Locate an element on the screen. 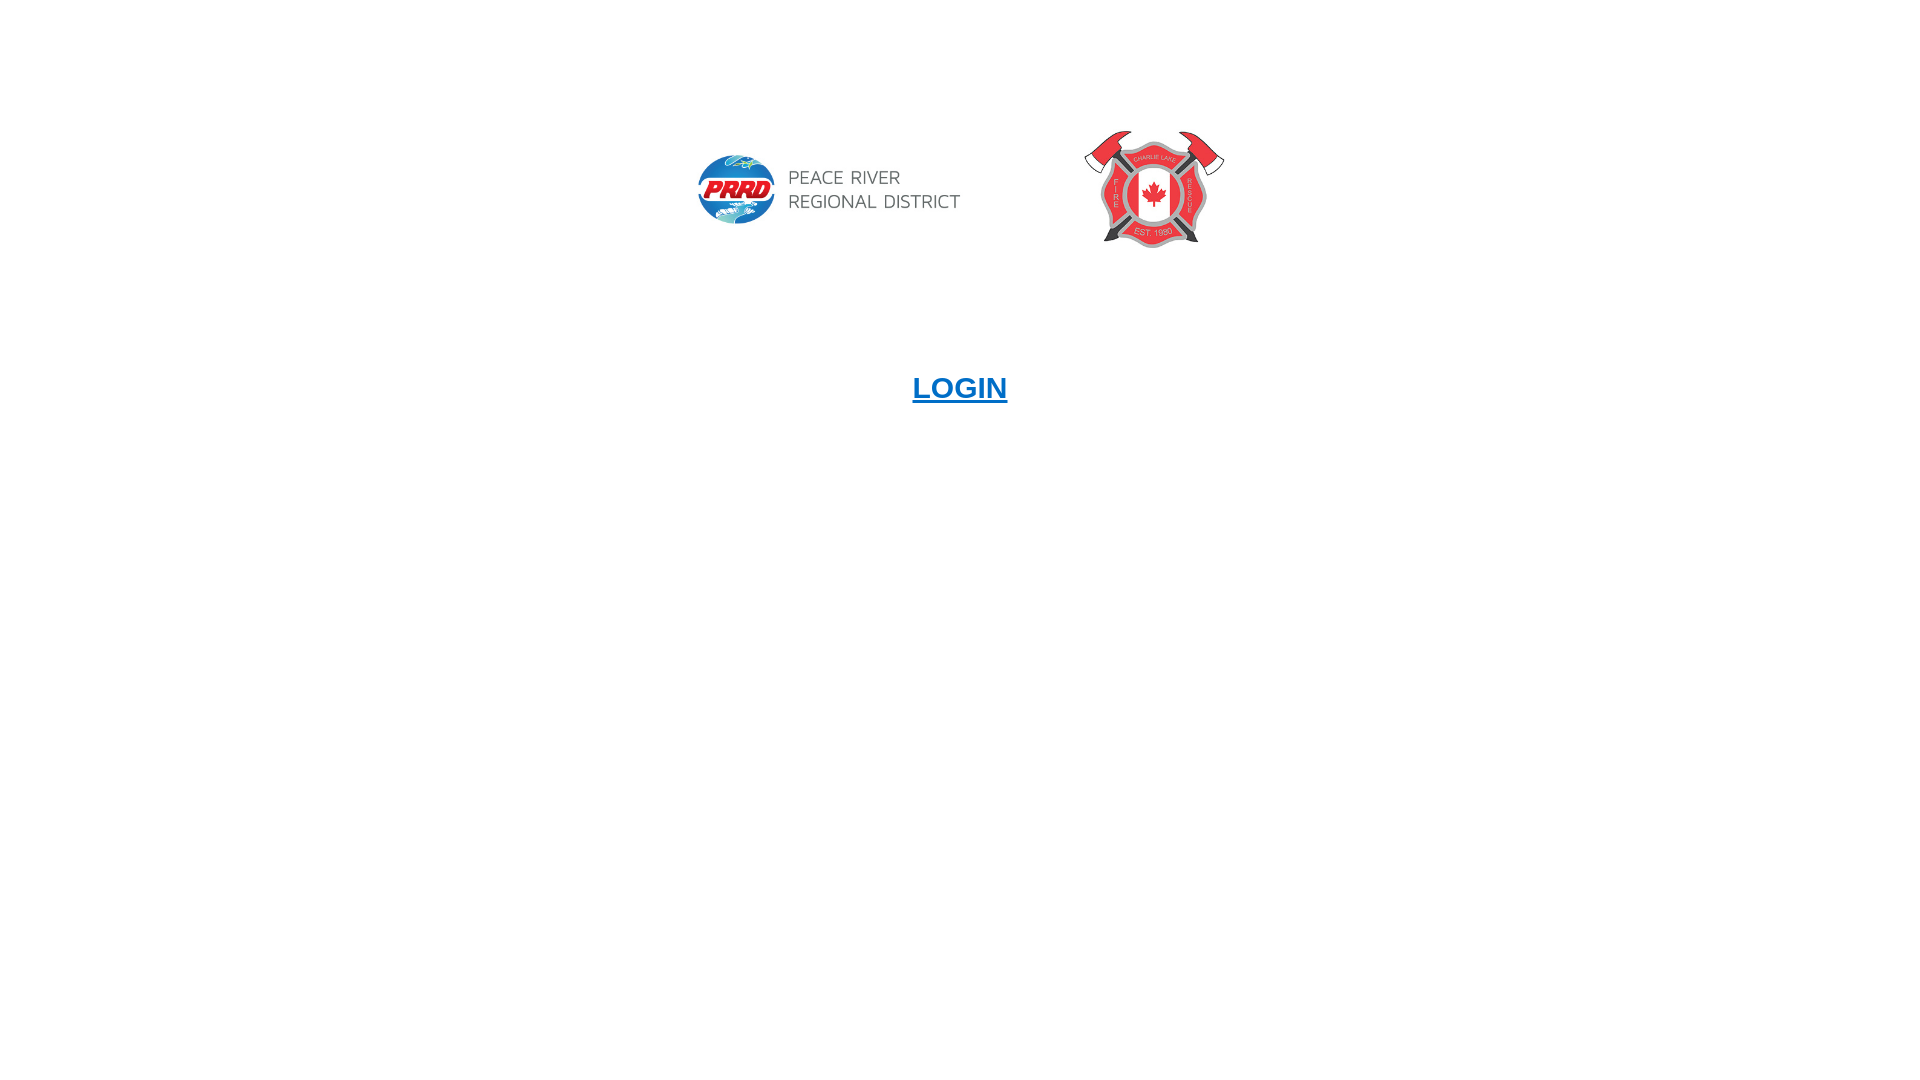  'LOGIN' is located at coordinates (911, 387).